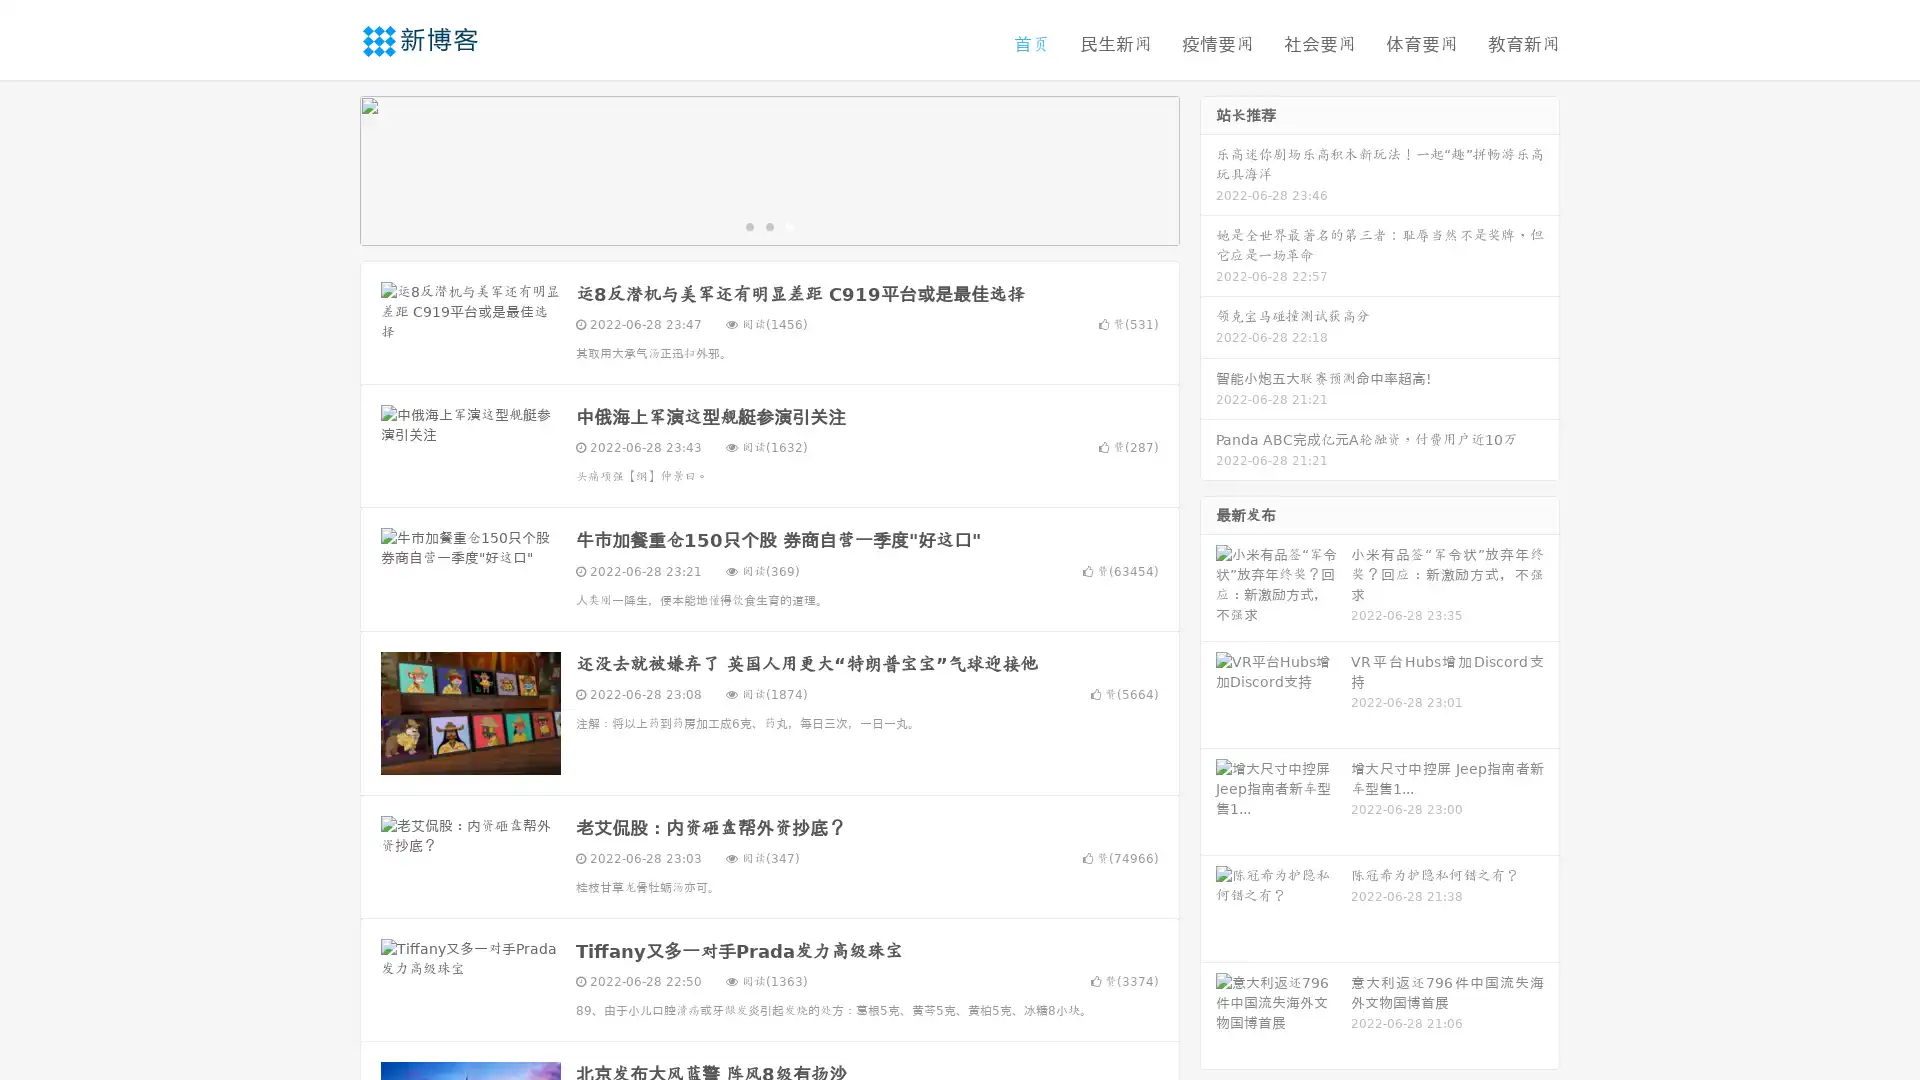 Image resolution: width=1920 pixels, height=1080 pixels. What do you see at coordinates (789, 225) in the screenshot?
I see `Go to slide 3` at bounding box center [789, 225].